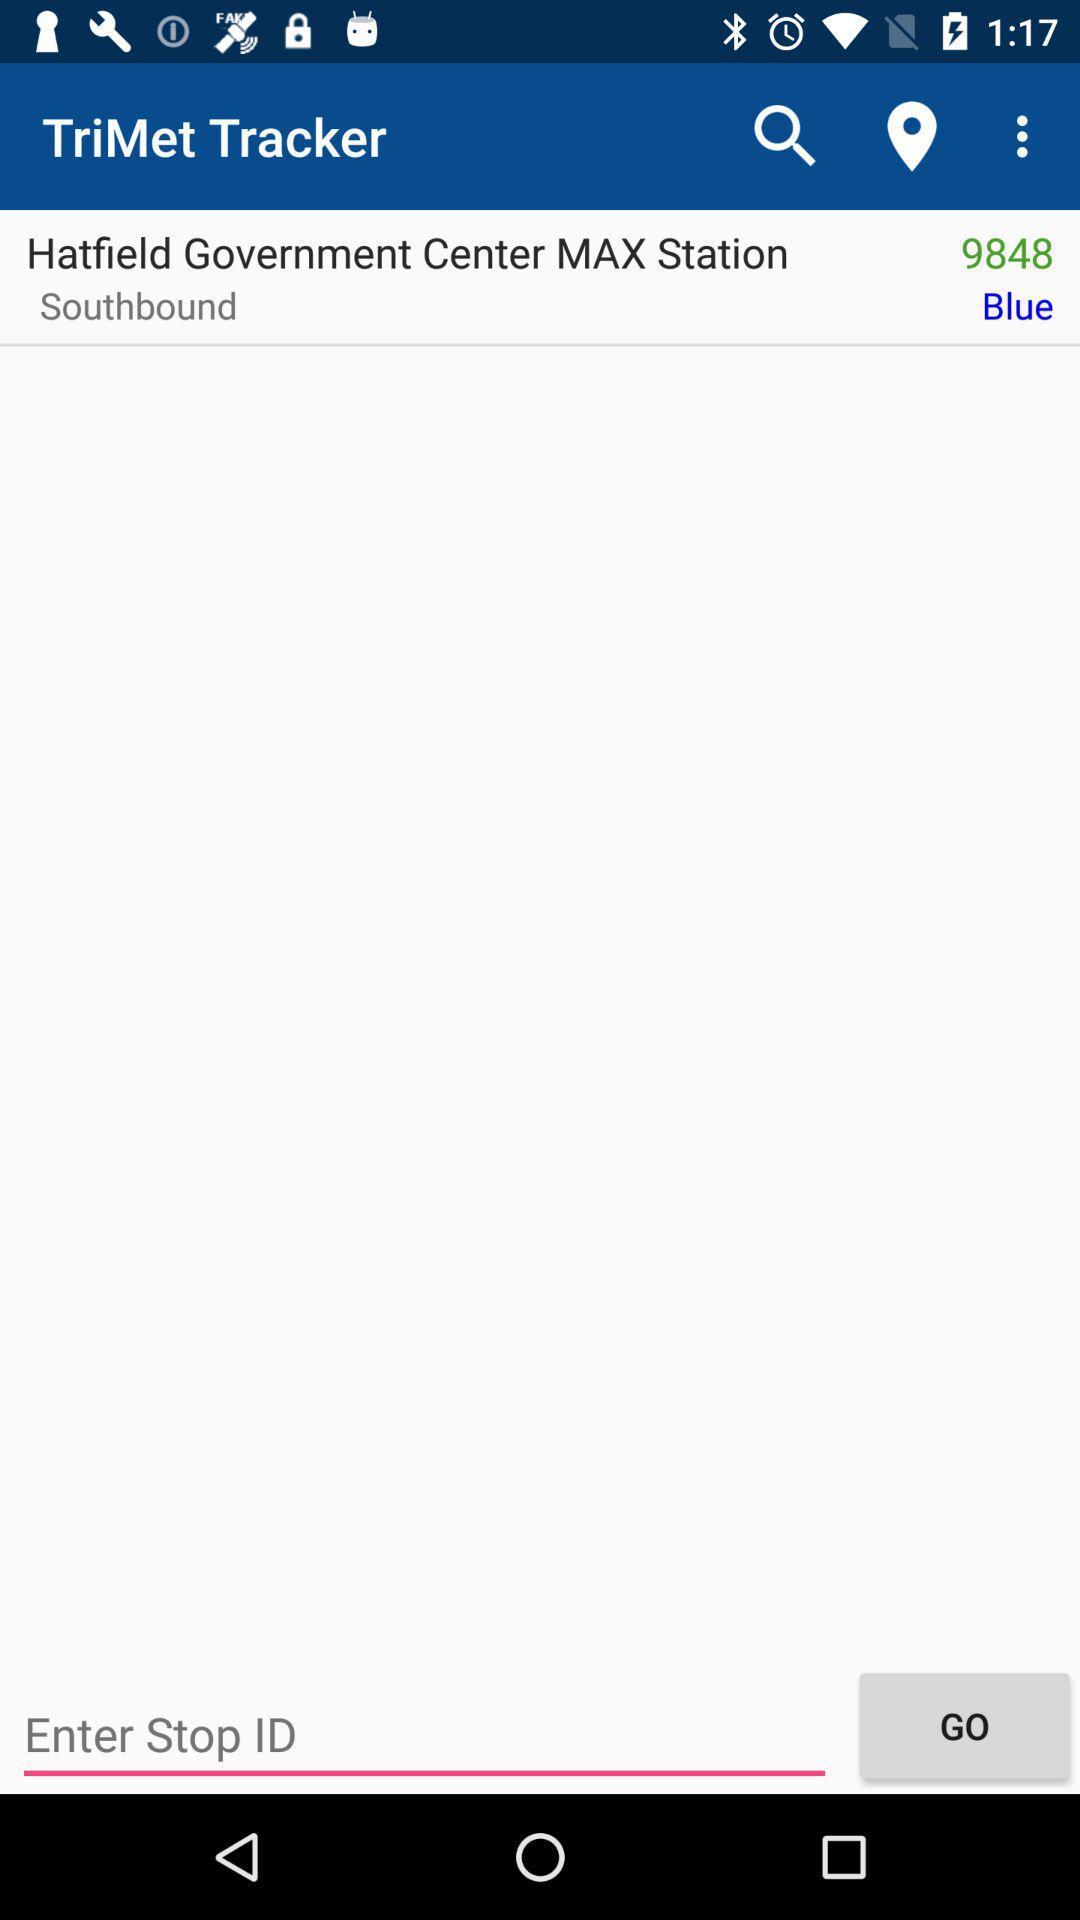 This screenshot has height=1920, width=1080. Describe the element at coordinates (467, 244) in the screenshot. I see `the icon above southbound` at that location.